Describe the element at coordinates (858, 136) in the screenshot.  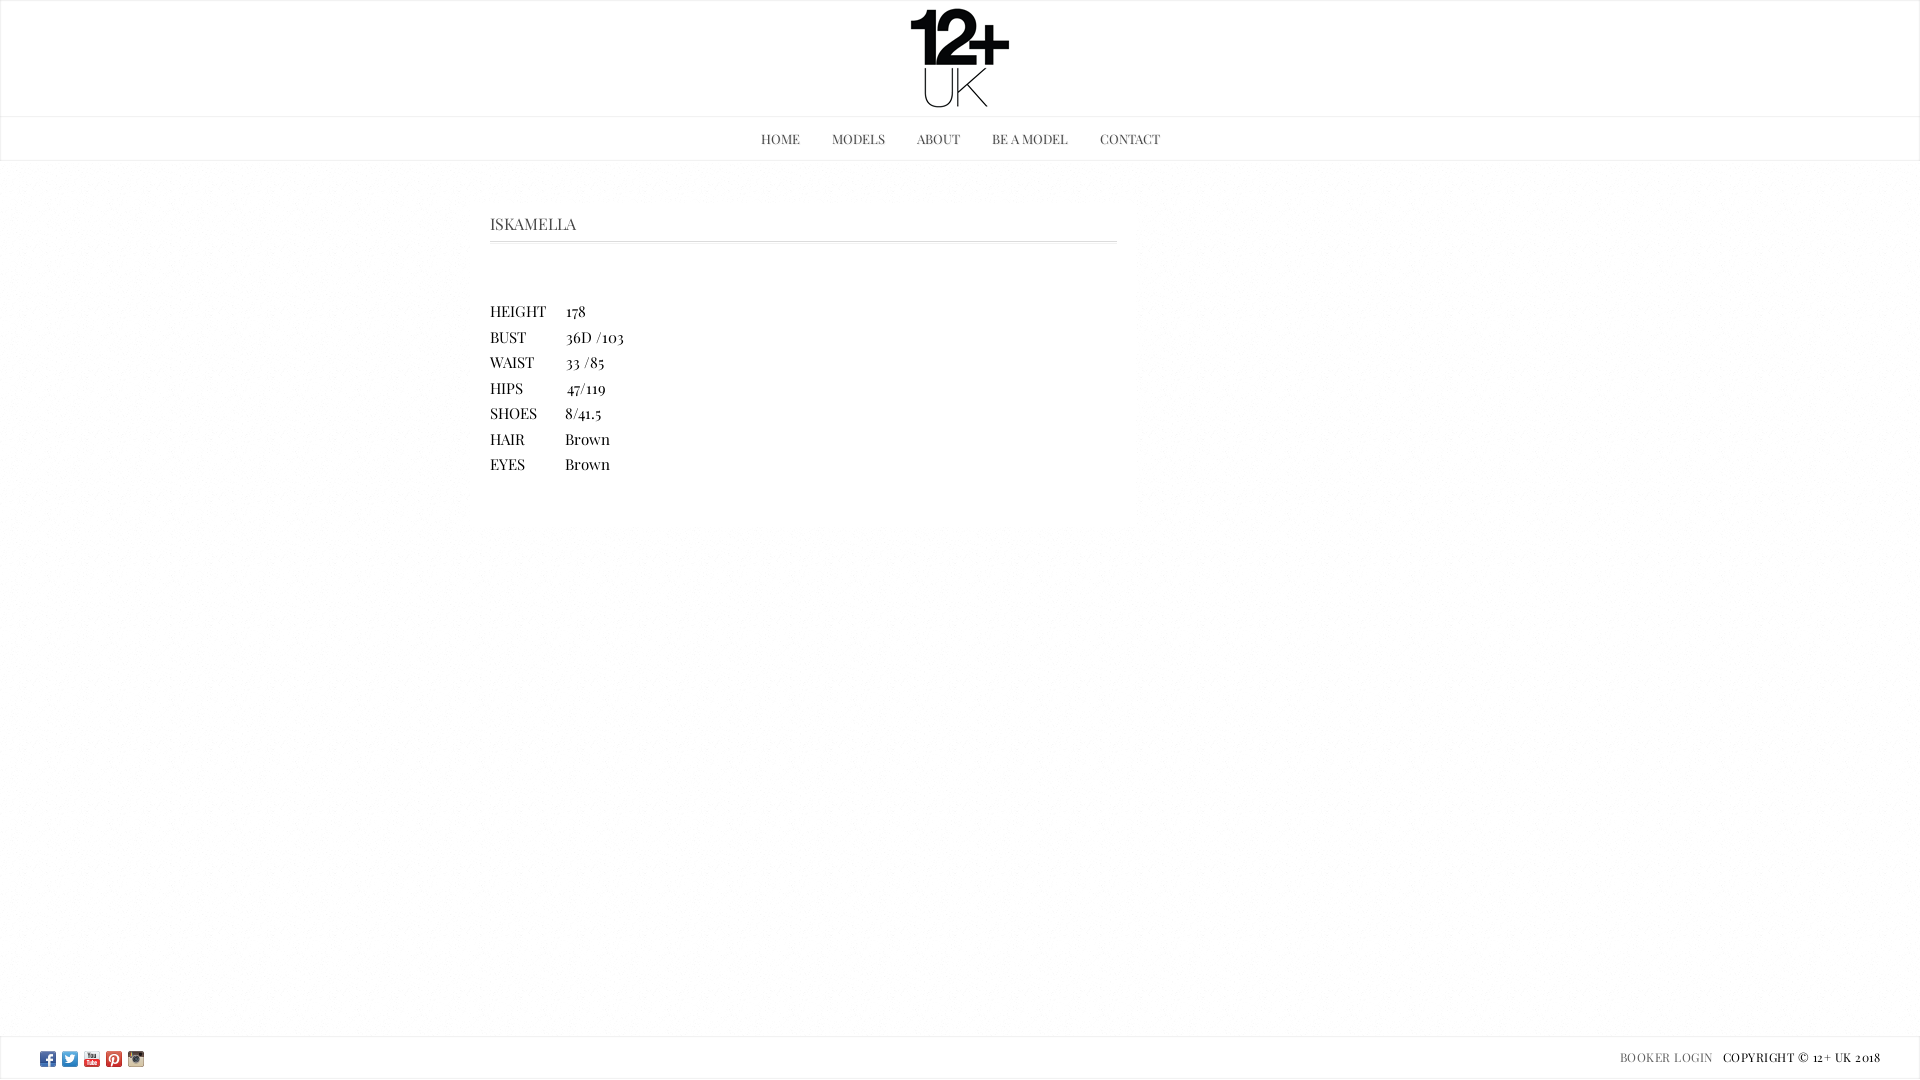
I see `'MODELS'` at that location.